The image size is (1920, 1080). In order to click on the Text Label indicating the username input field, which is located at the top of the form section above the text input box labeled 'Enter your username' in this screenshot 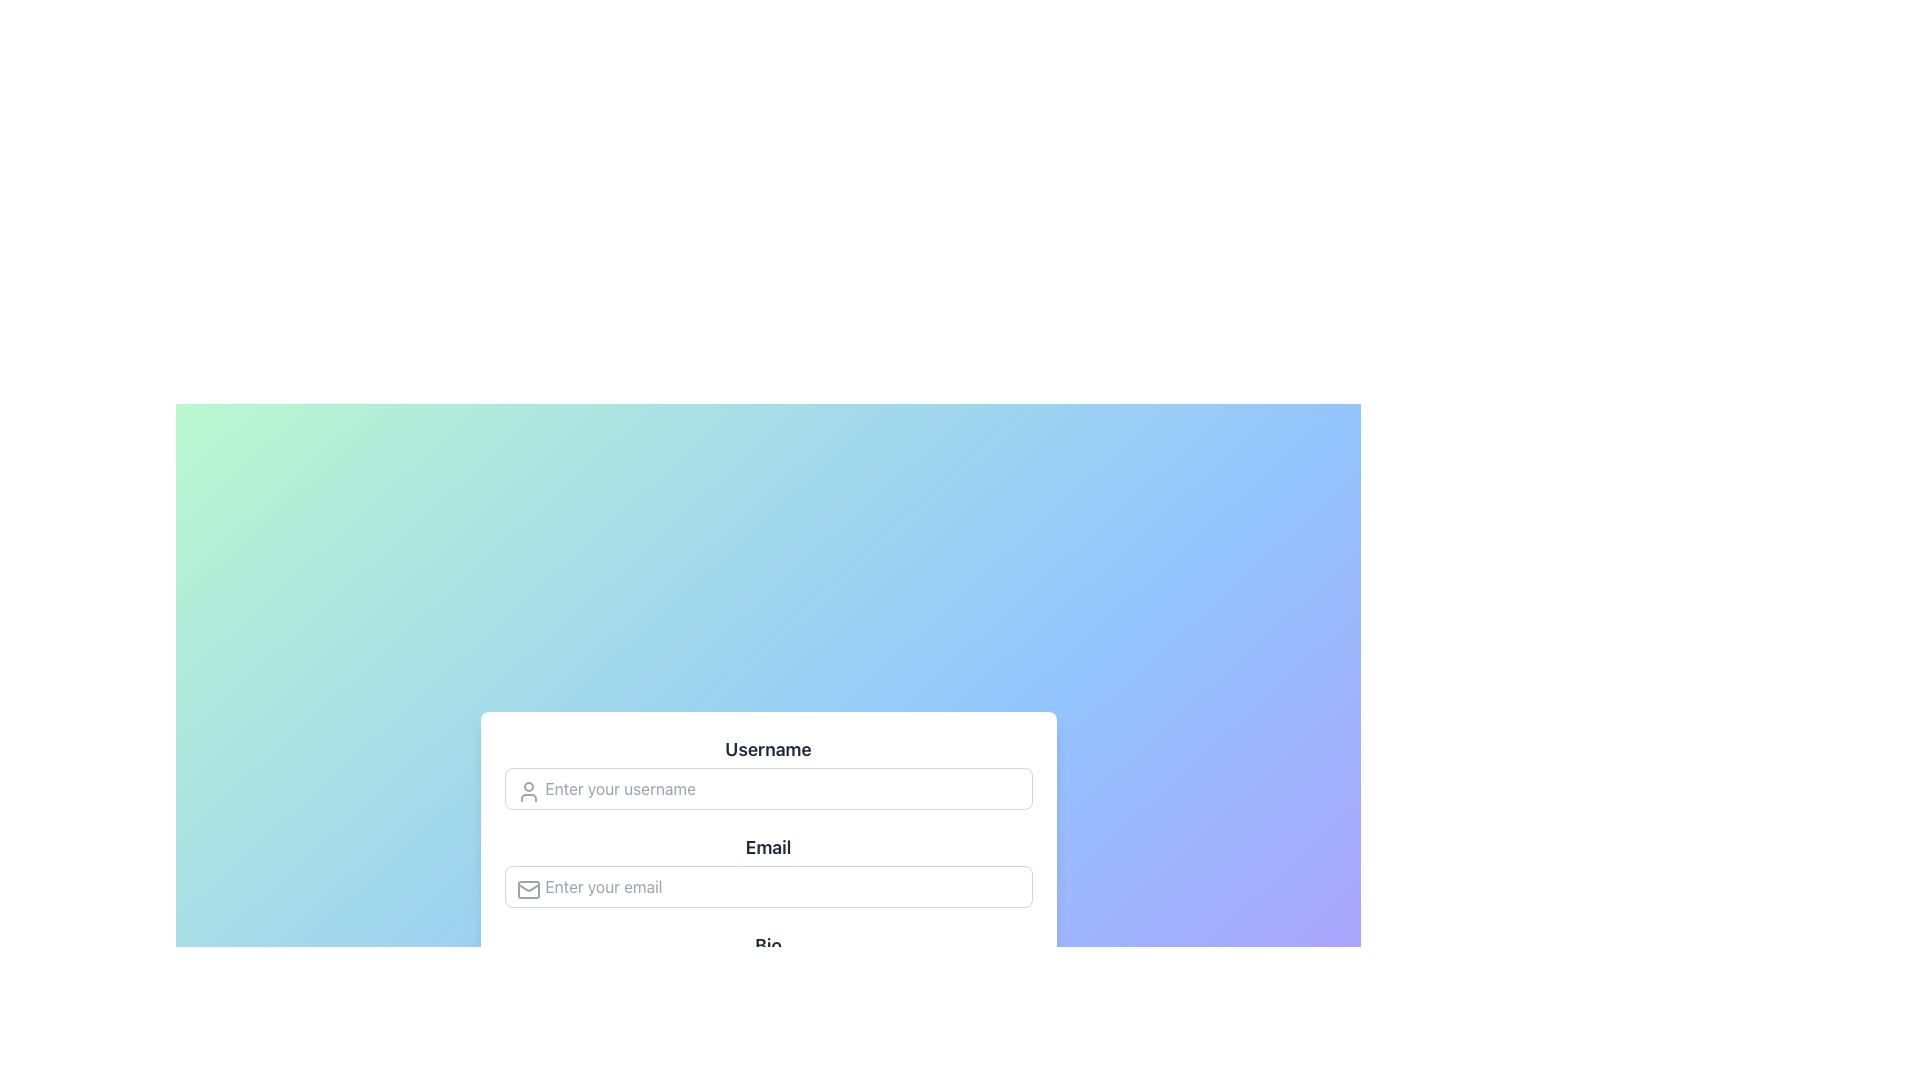, I will do `click(767, 749)`.